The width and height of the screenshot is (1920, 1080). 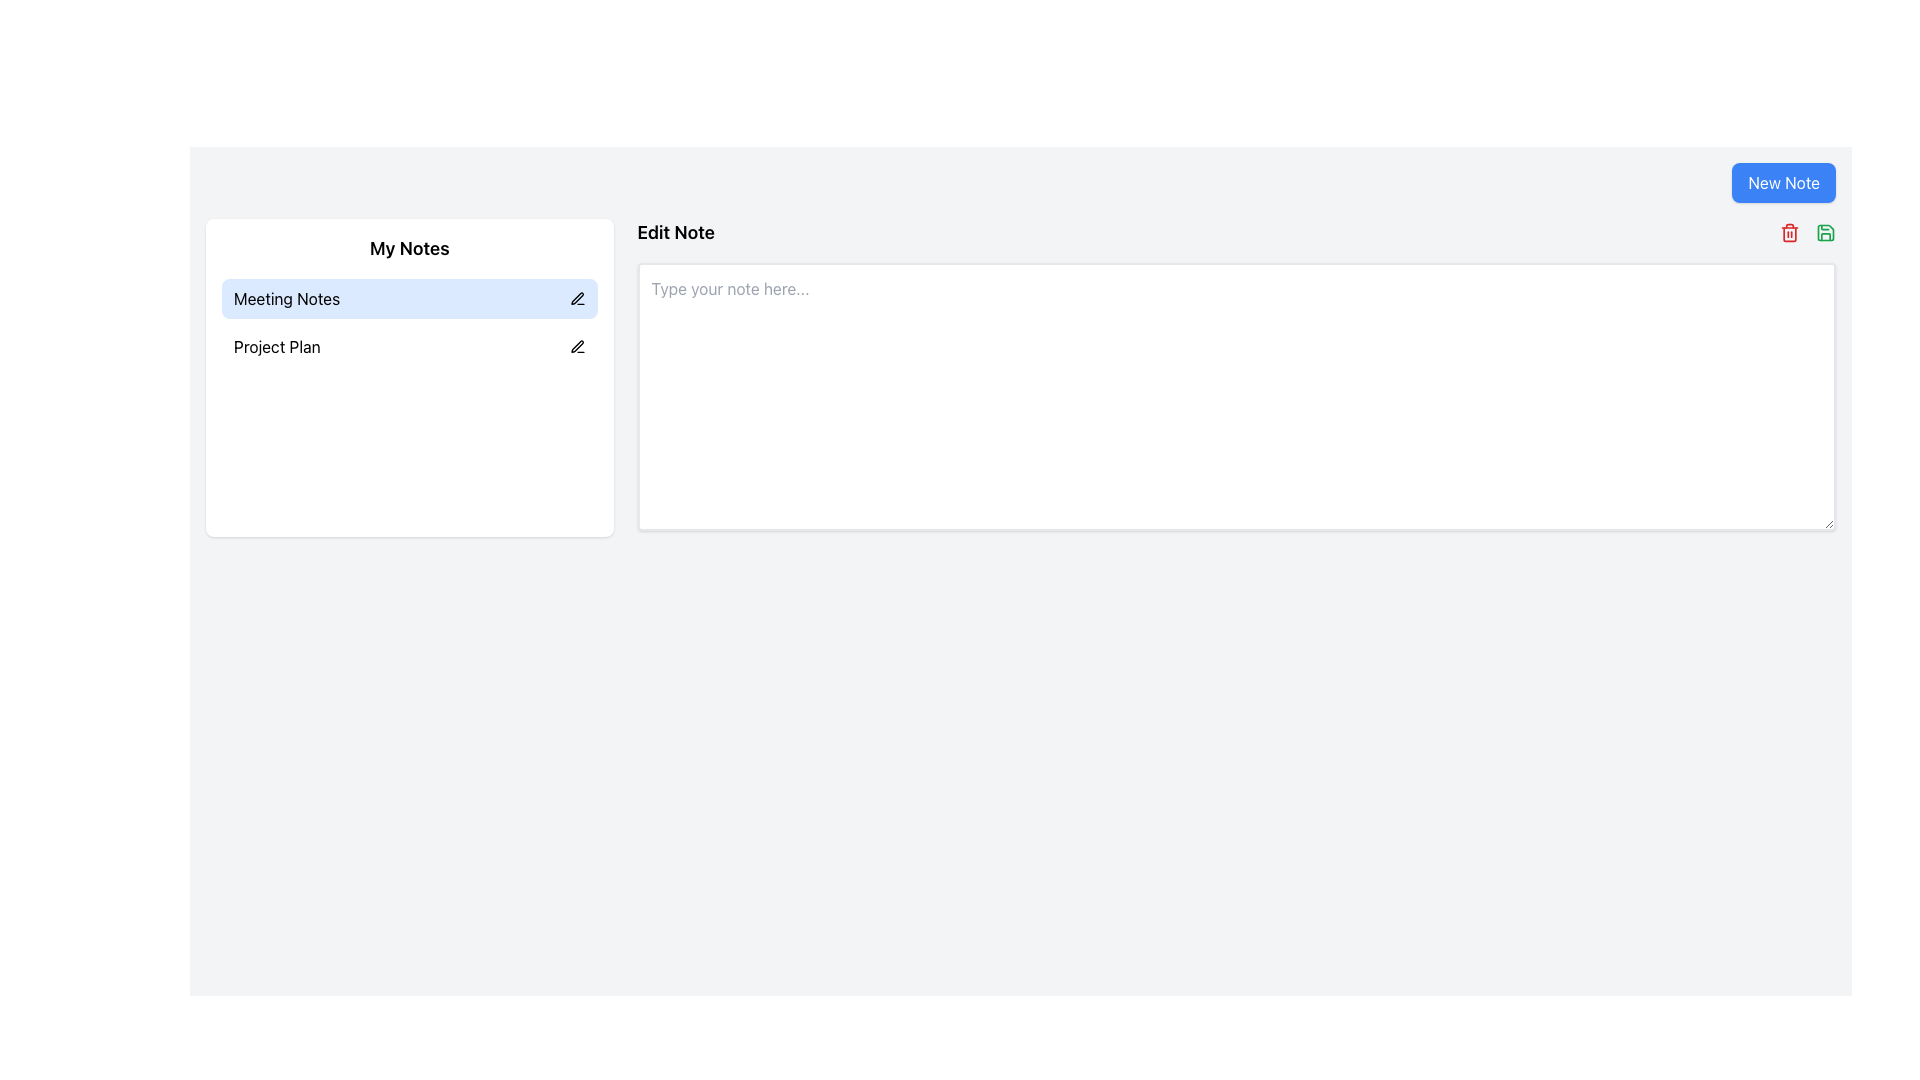 I want to click on the text label for the note item titled 'My Notes', so click(x=286, y=299).